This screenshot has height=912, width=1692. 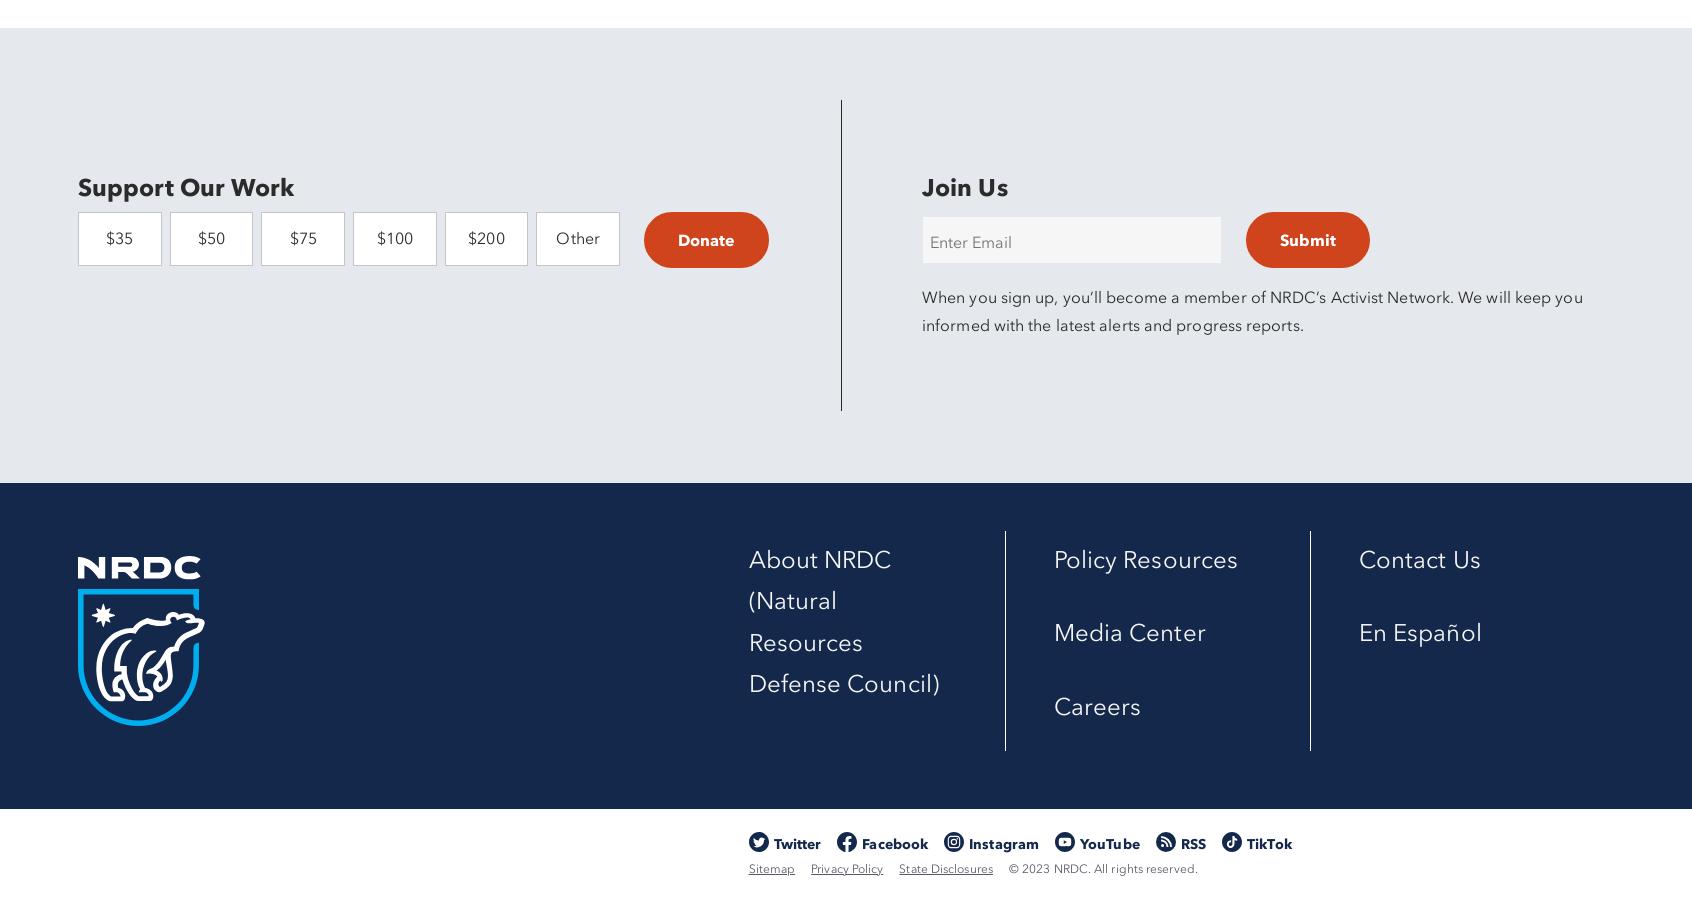 I want to click on '$50', so click(x=209, y=238).